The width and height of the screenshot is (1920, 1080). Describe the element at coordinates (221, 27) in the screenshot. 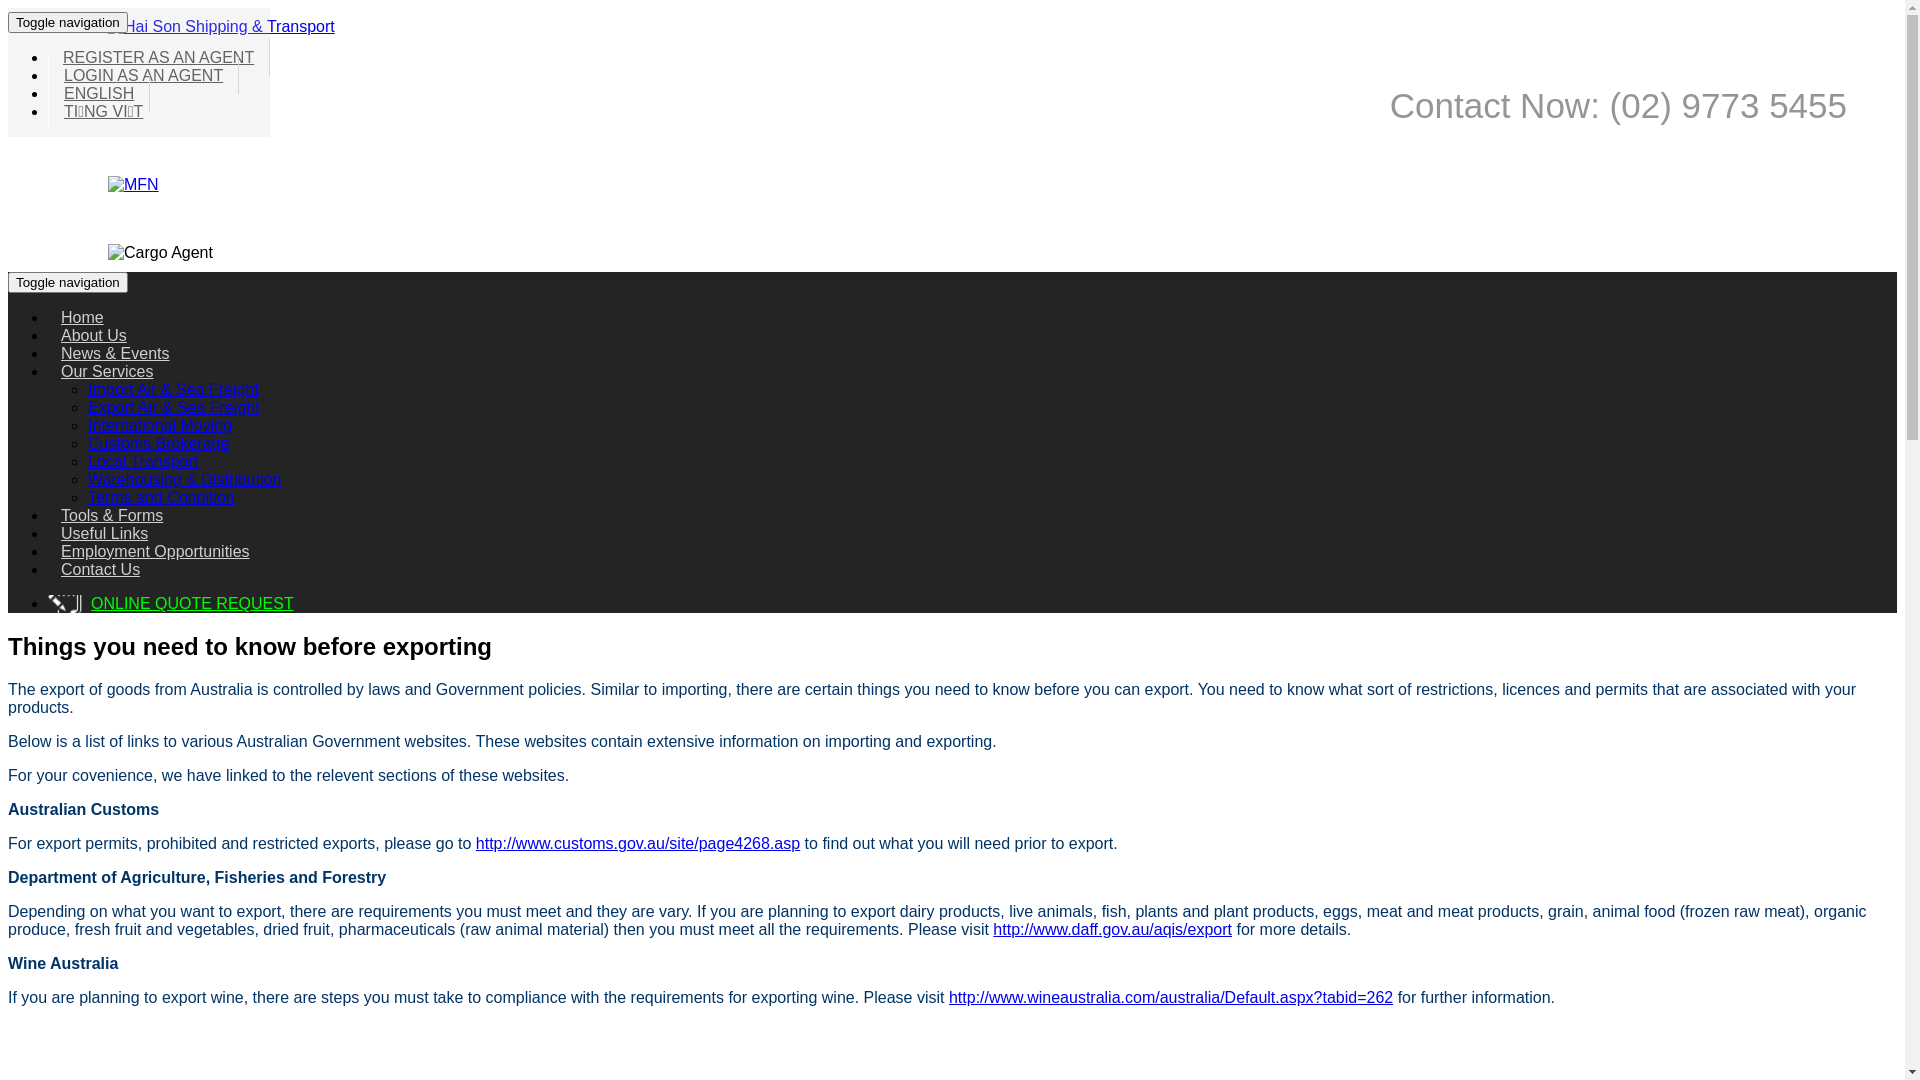

I see `'Hai Son Shipping & Transport'` at that location.